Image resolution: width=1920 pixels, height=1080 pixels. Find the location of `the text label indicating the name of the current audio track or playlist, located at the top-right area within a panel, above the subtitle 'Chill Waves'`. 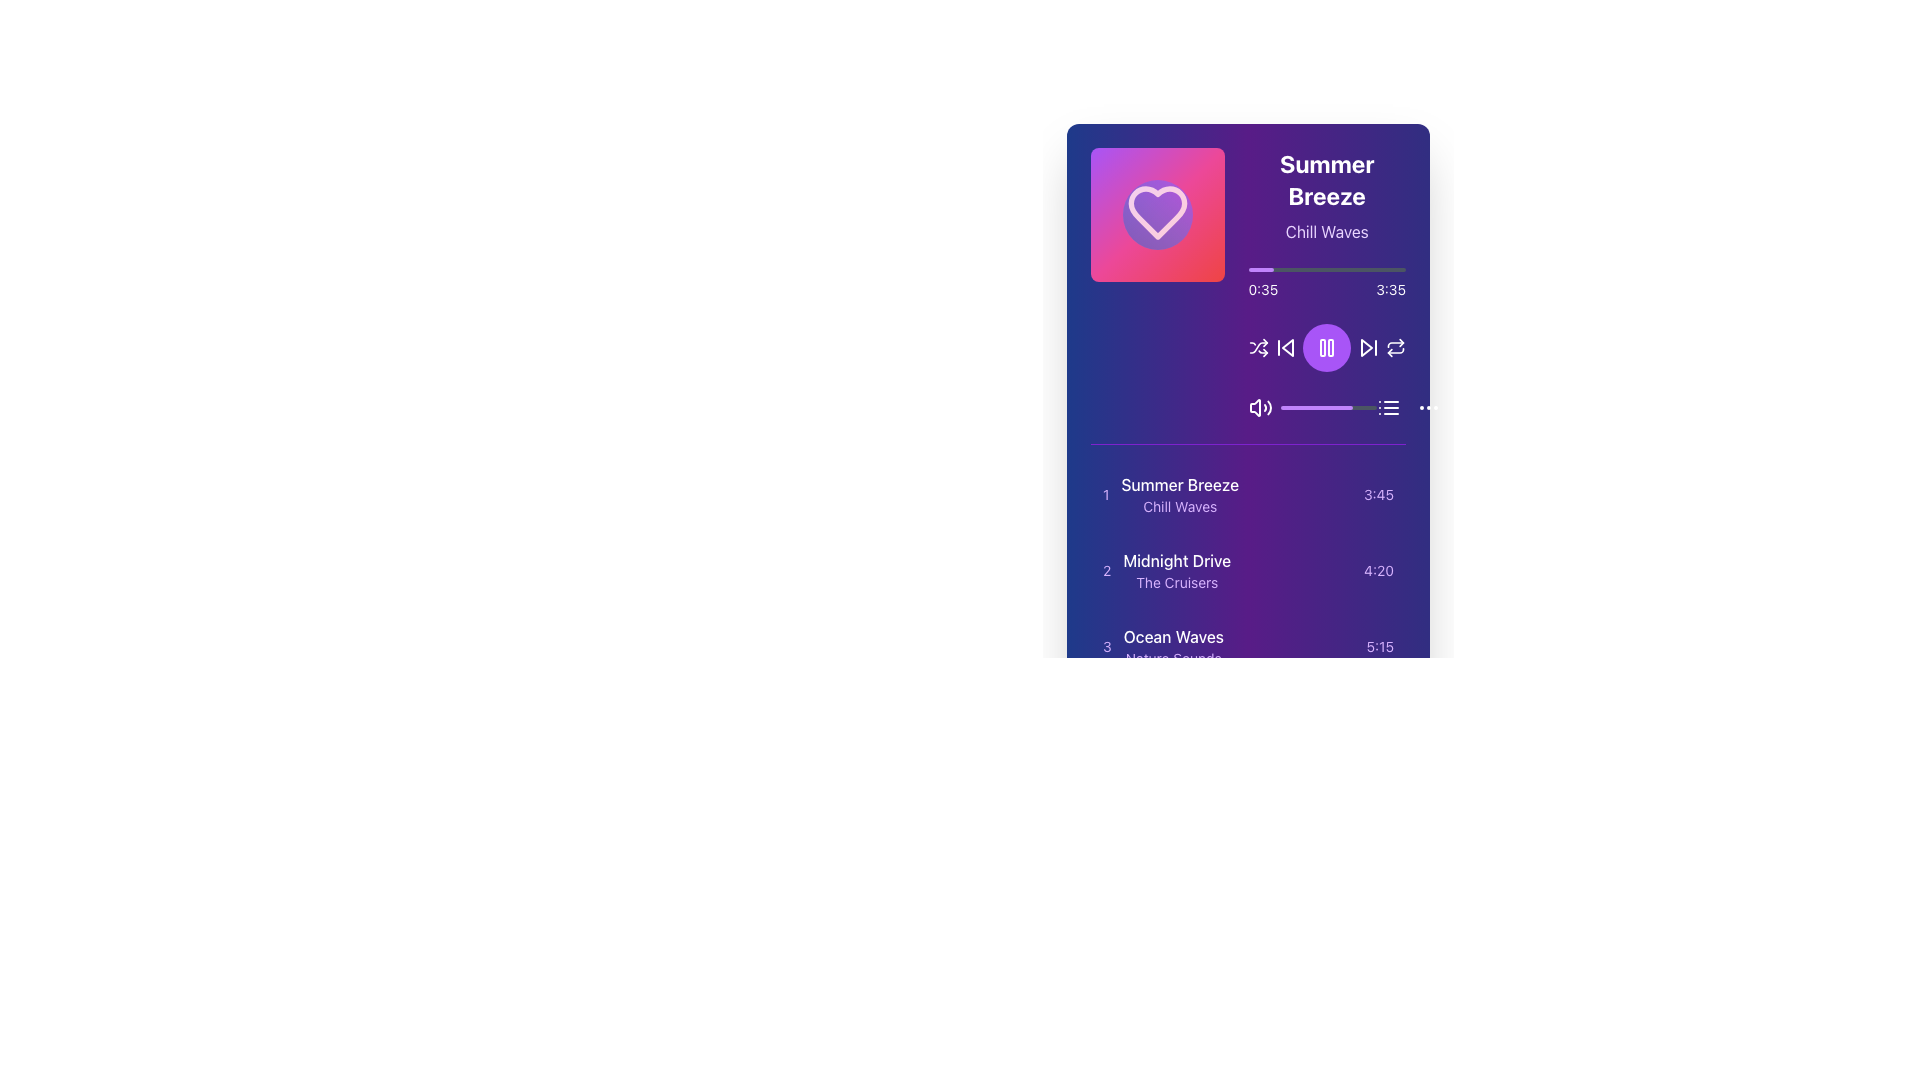

the text label indicating the name of the current audio track or playlist, located at the top-right area within a panel, above the subtitle 'Chill Waves' is located at coordinates (1327, 180).